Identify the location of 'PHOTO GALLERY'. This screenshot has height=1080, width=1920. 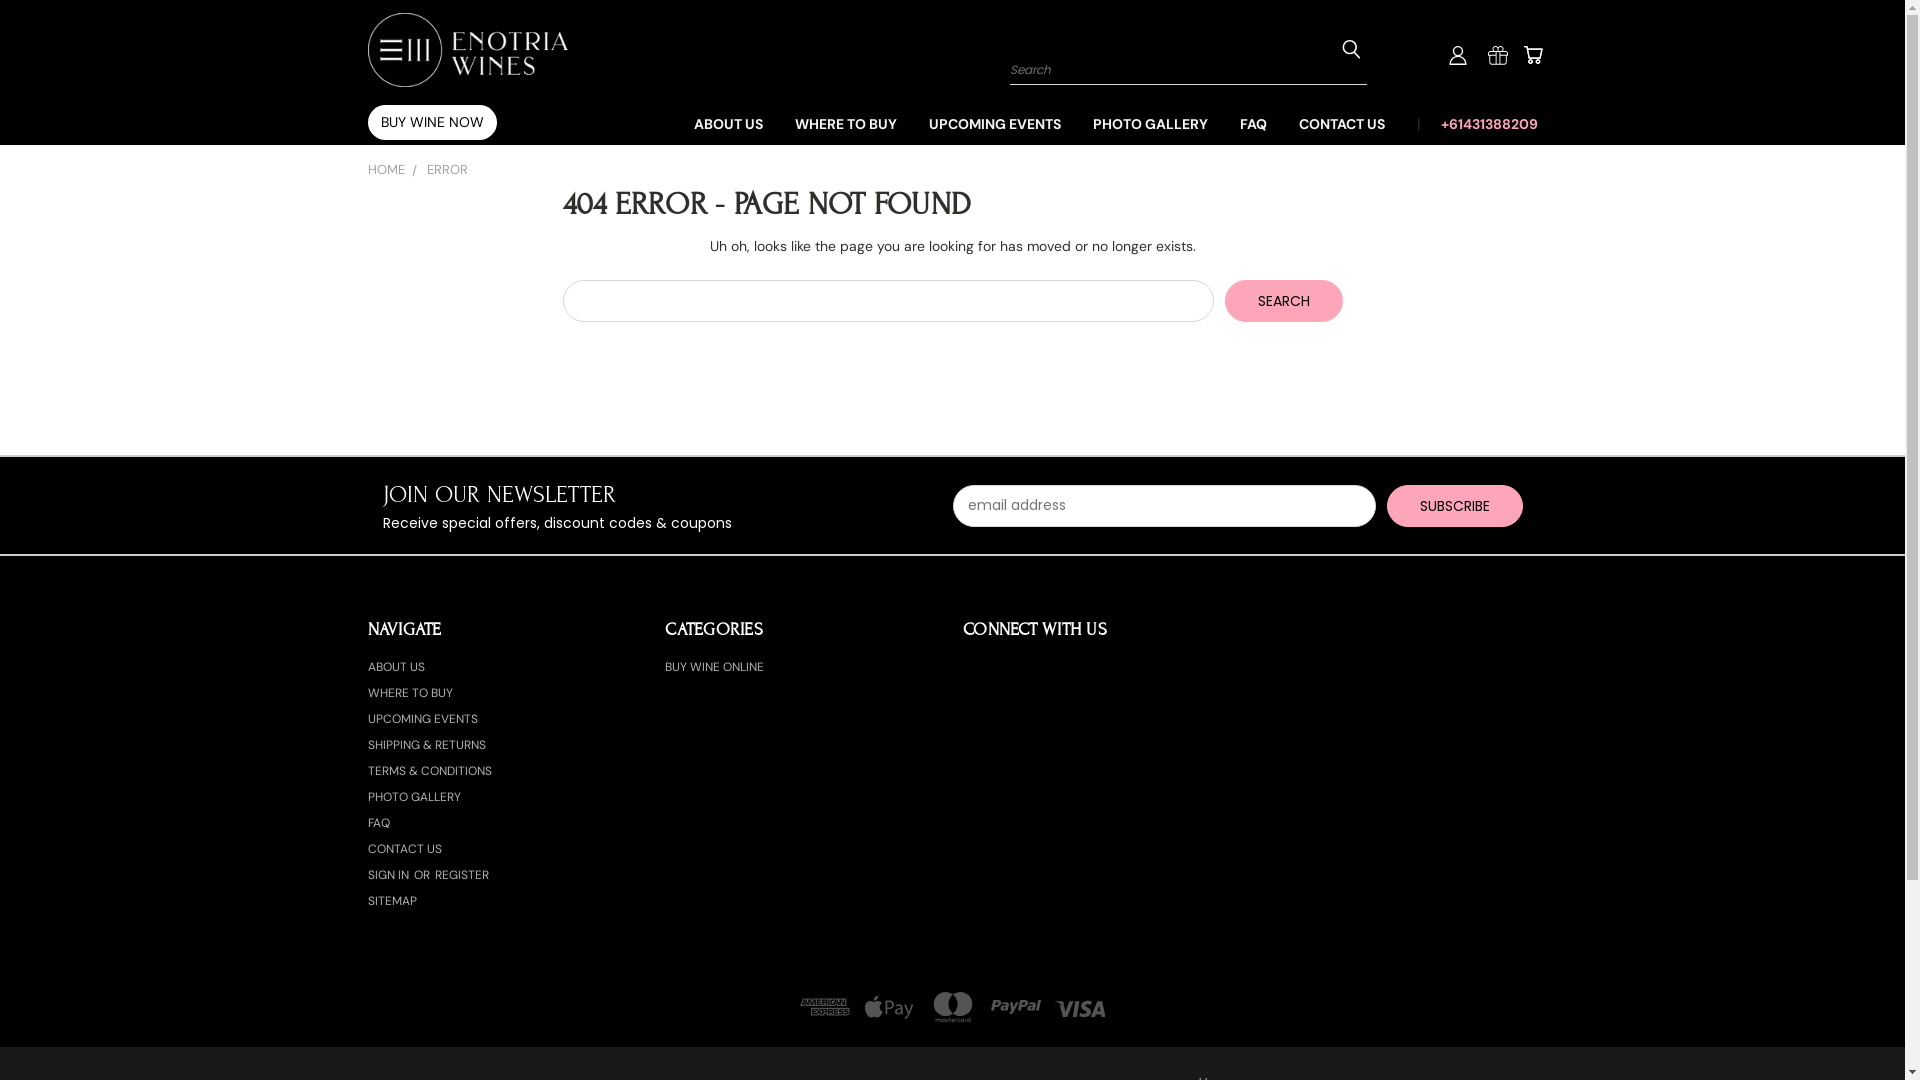
(1074, 122).